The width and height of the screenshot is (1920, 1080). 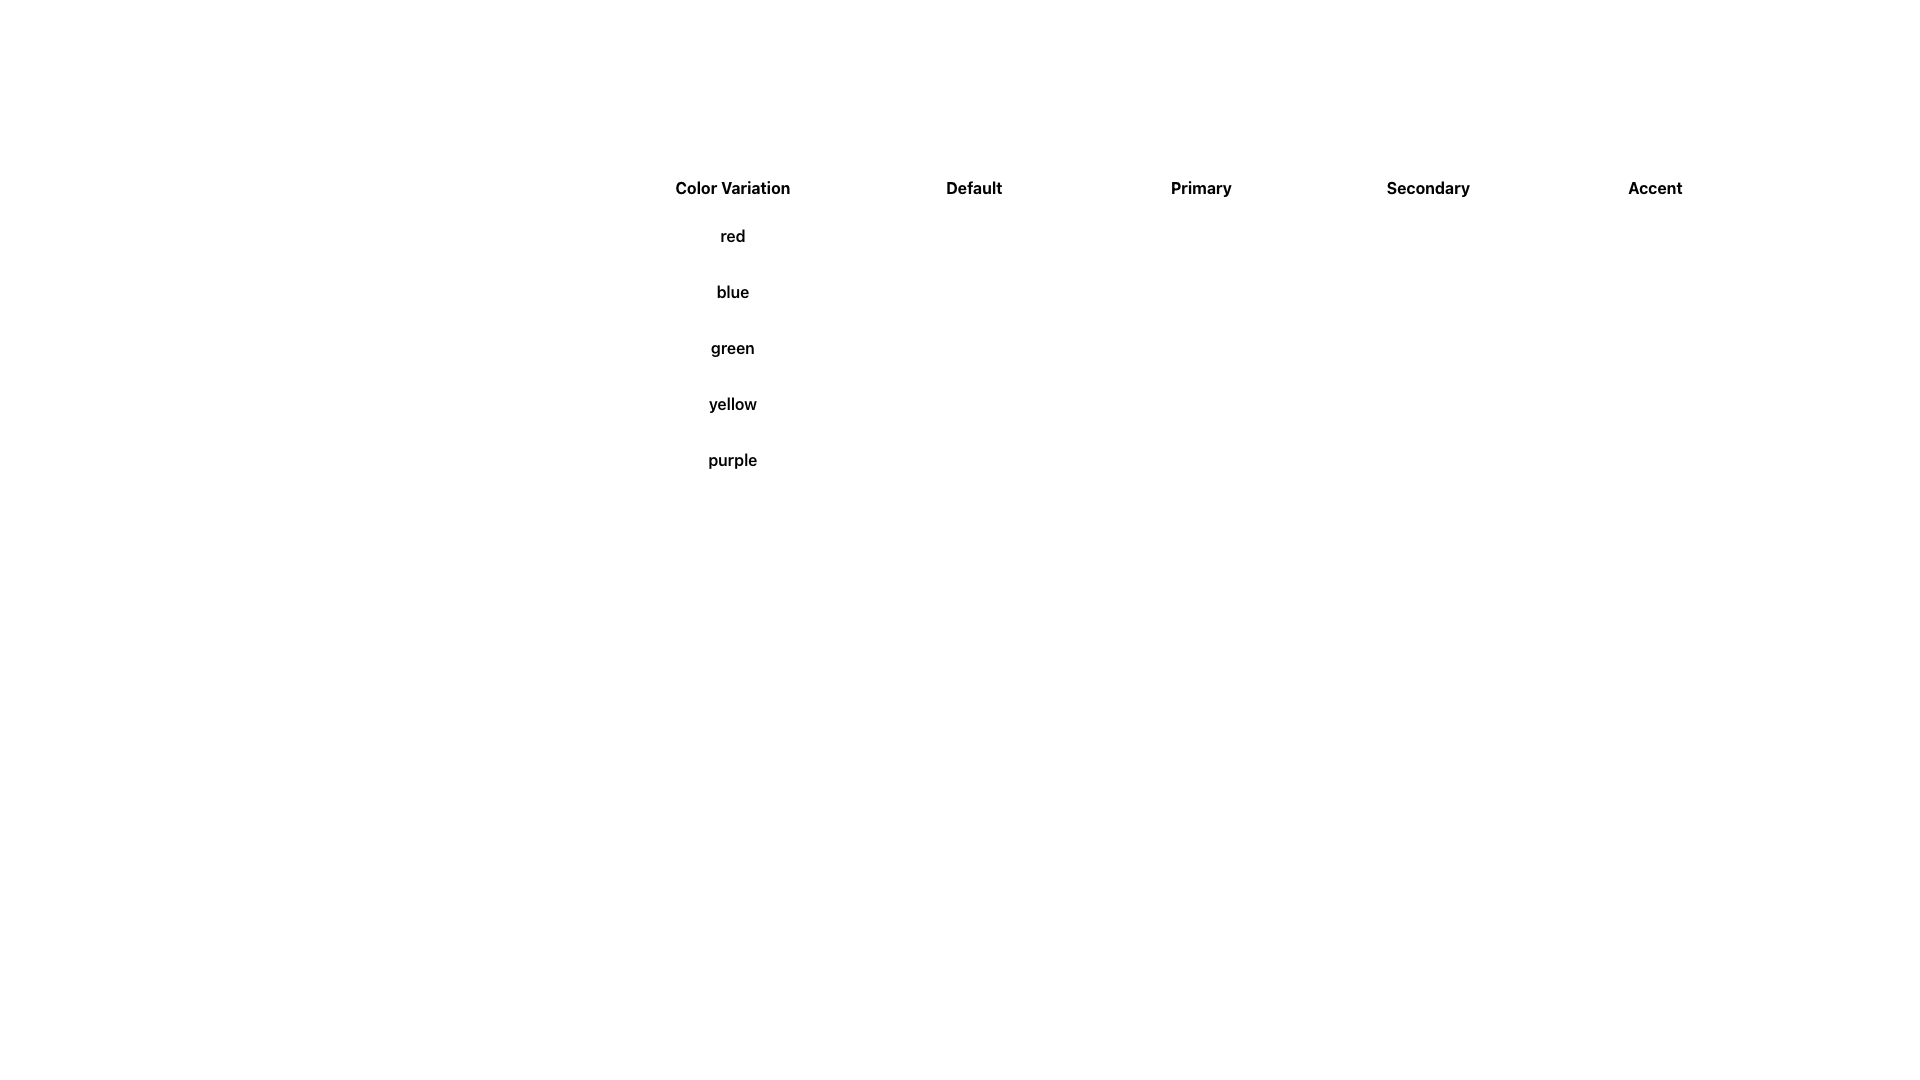 What do you see at coordinates (922, 346) in the screenshot?
I see `the button located in the third row under the 'Color Variation' column` at bounding box center [922, 346].